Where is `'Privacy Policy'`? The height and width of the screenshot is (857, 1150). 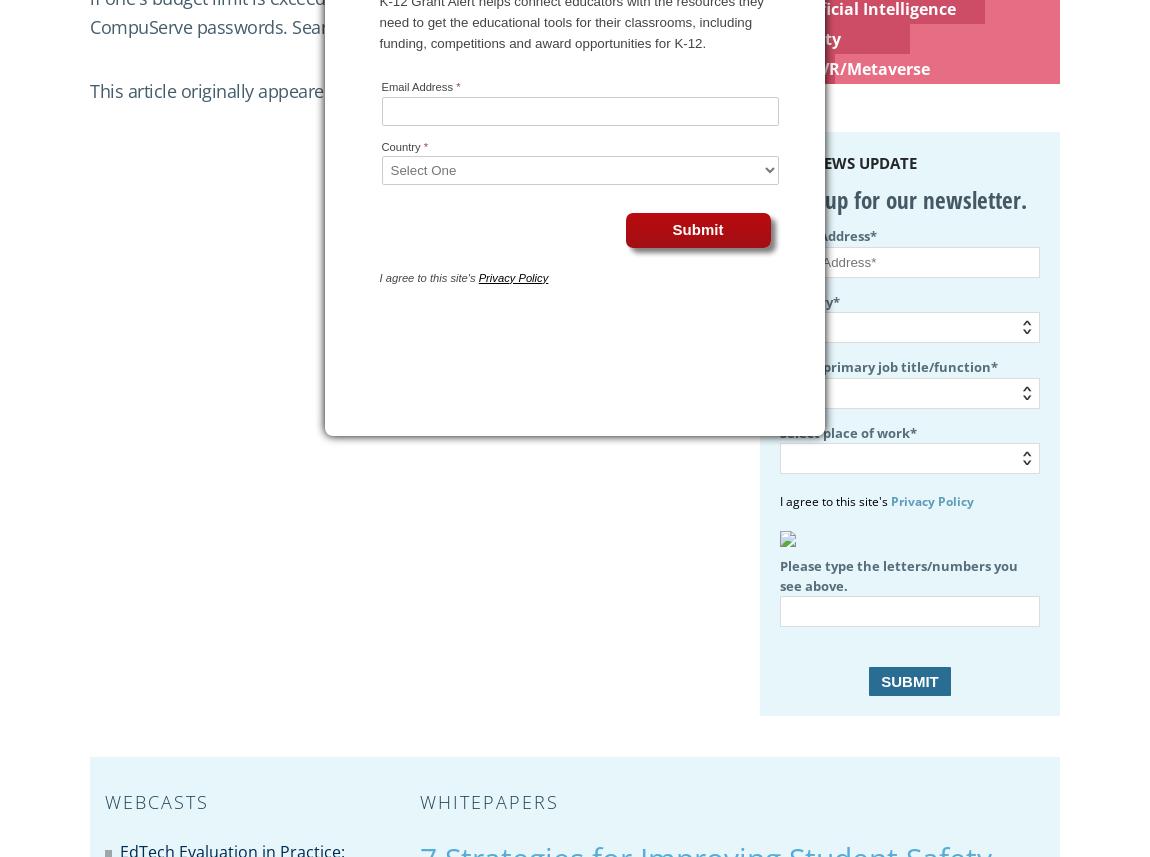 'Privacy Policy' is located at coordinates (932, 501).